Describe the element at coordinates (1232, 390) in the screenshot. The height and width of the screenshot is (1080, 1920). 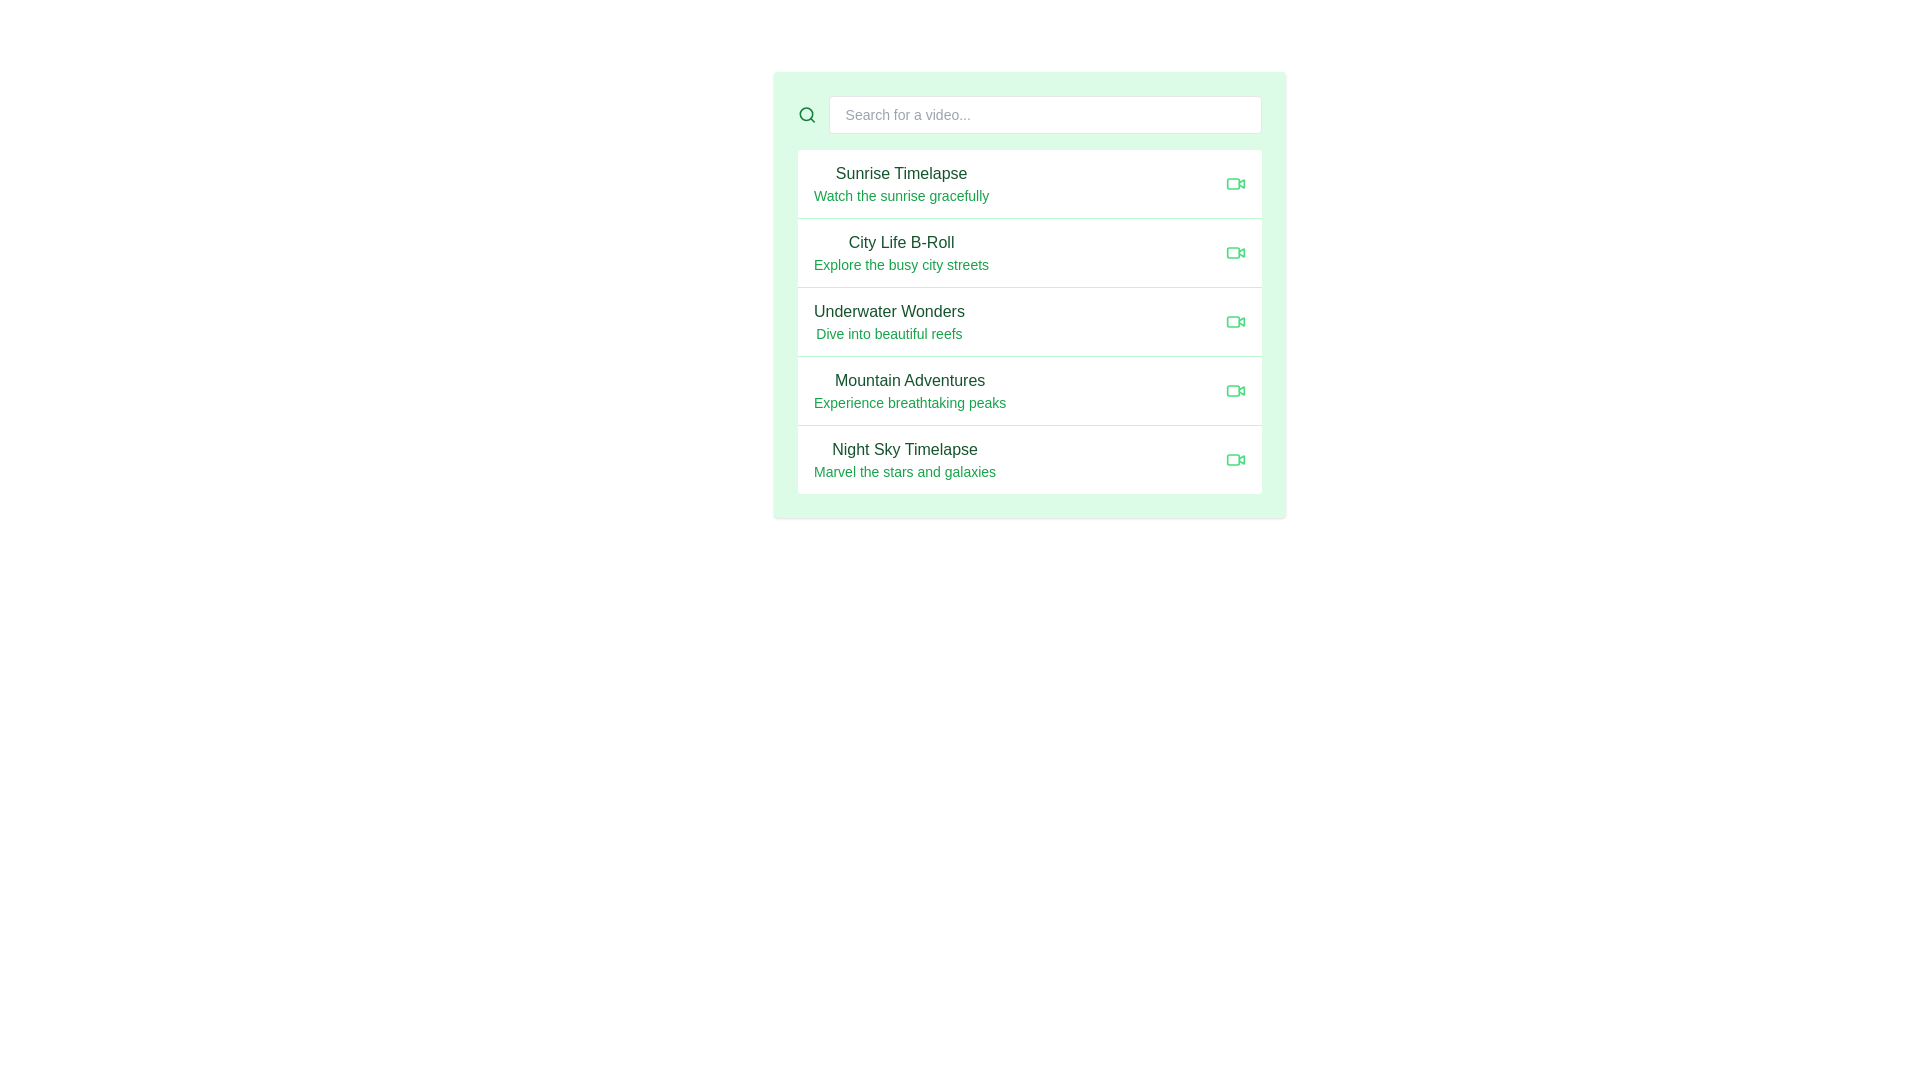
I see `the decorative indicator or status badge associated with the video option for 'Mountain Adventures', which is positioned within the fourth item of the vertical list of video options` at that location.